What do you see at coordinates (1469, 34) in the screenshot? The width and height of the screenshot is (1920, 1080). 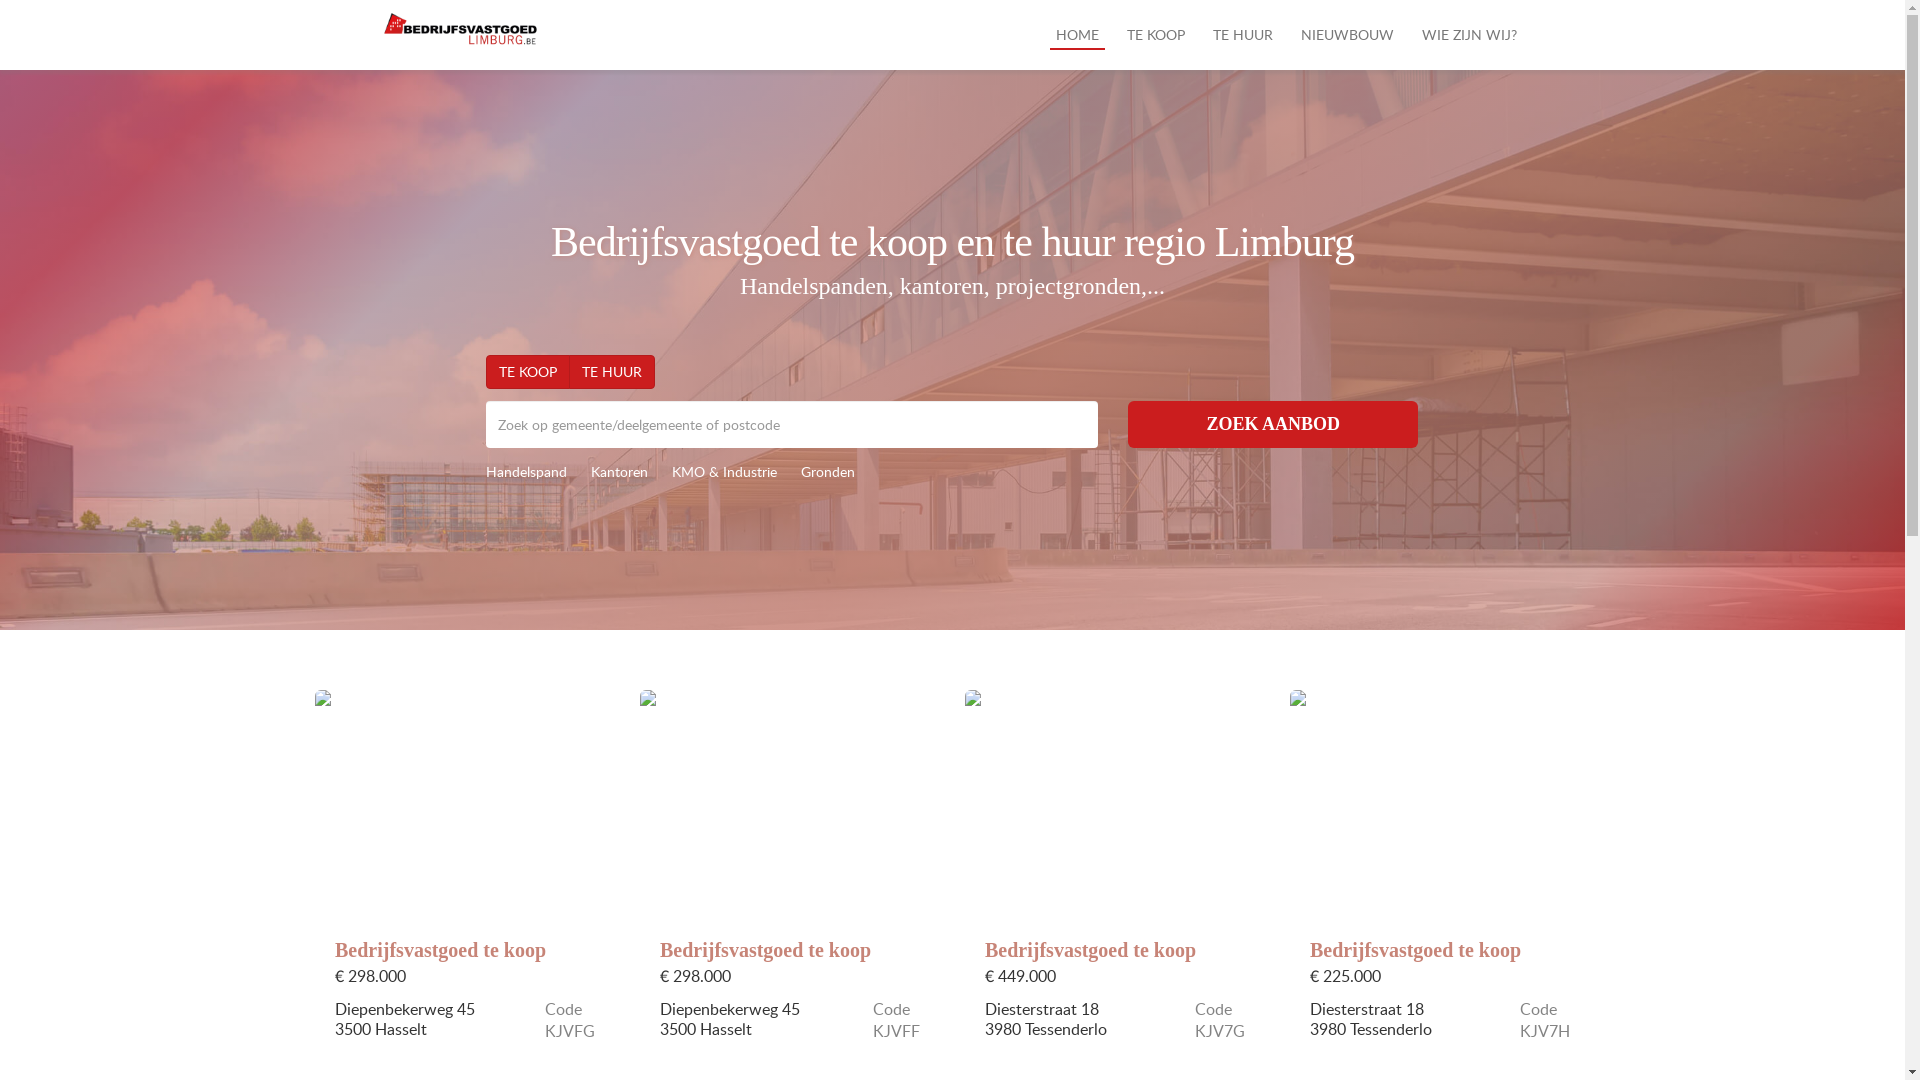 I see `'WIE ZIJN WIJ?'` at bounding box center [1469, 34].